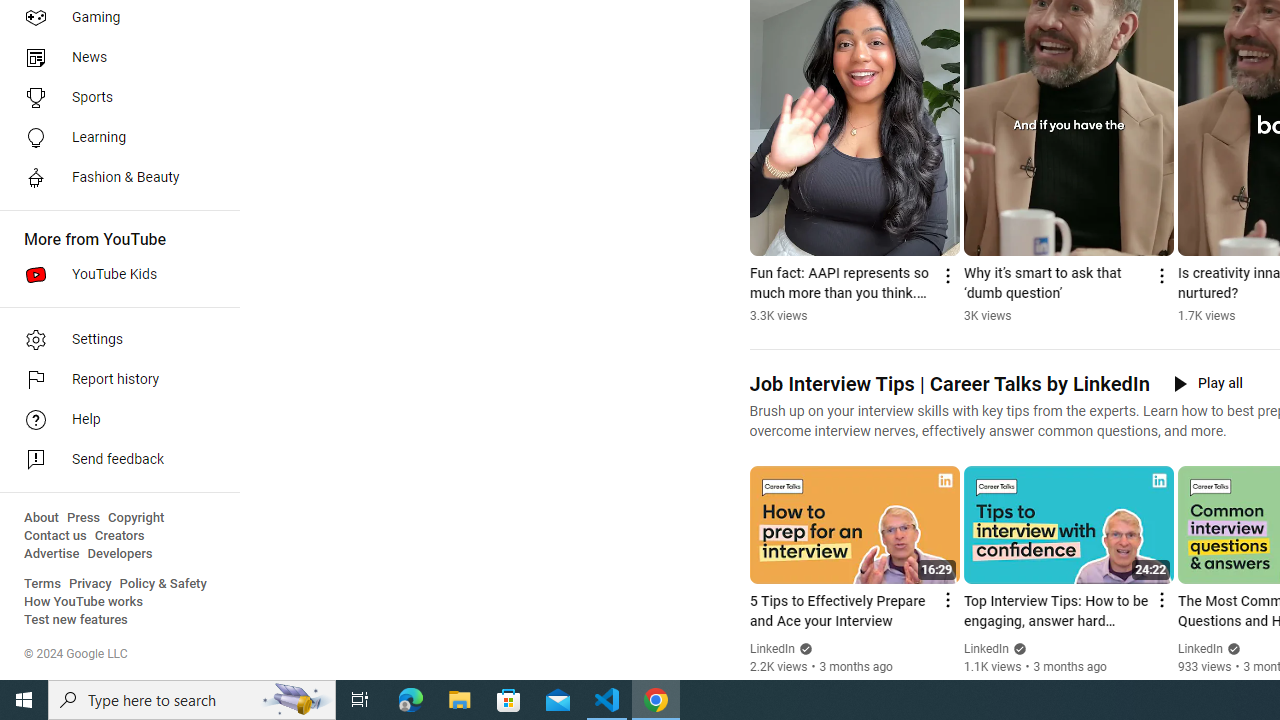  I want to click on 'Learning', so click(112, 136).